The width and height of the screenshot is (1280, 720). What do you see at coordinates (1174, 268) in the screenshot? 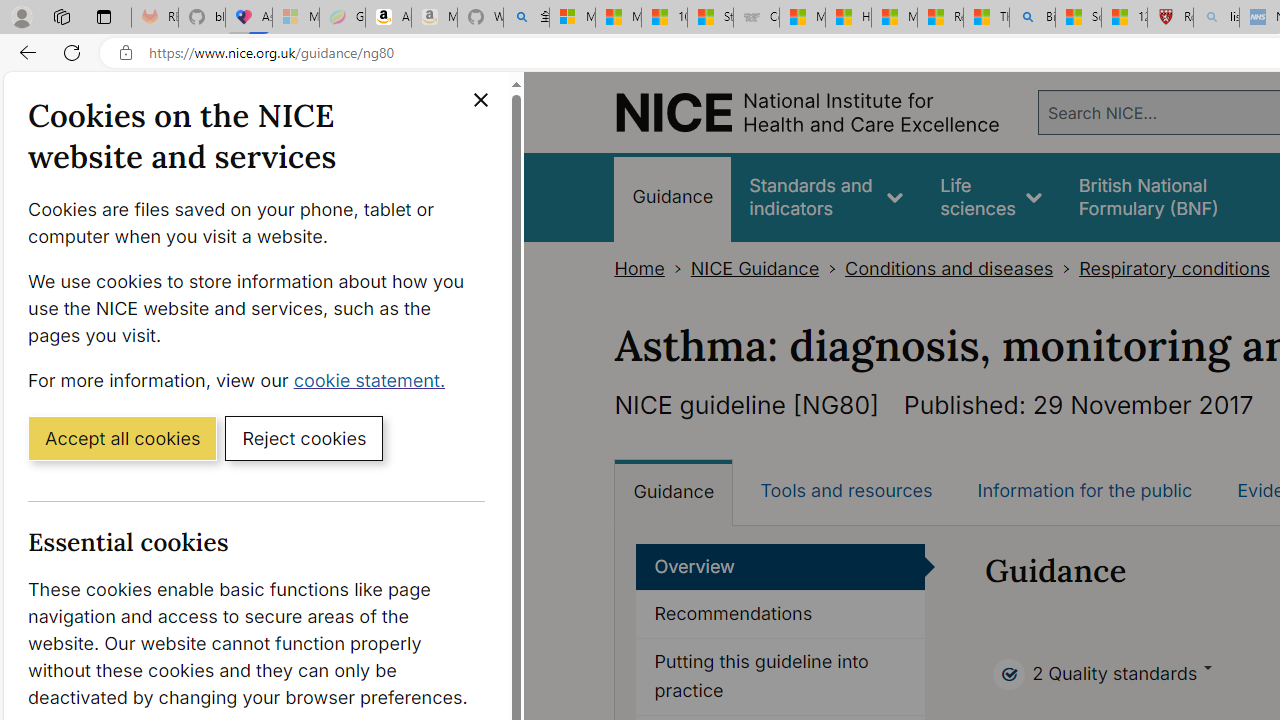
I see `'Respiratory conditions'` at bounding box center [1174, 268].